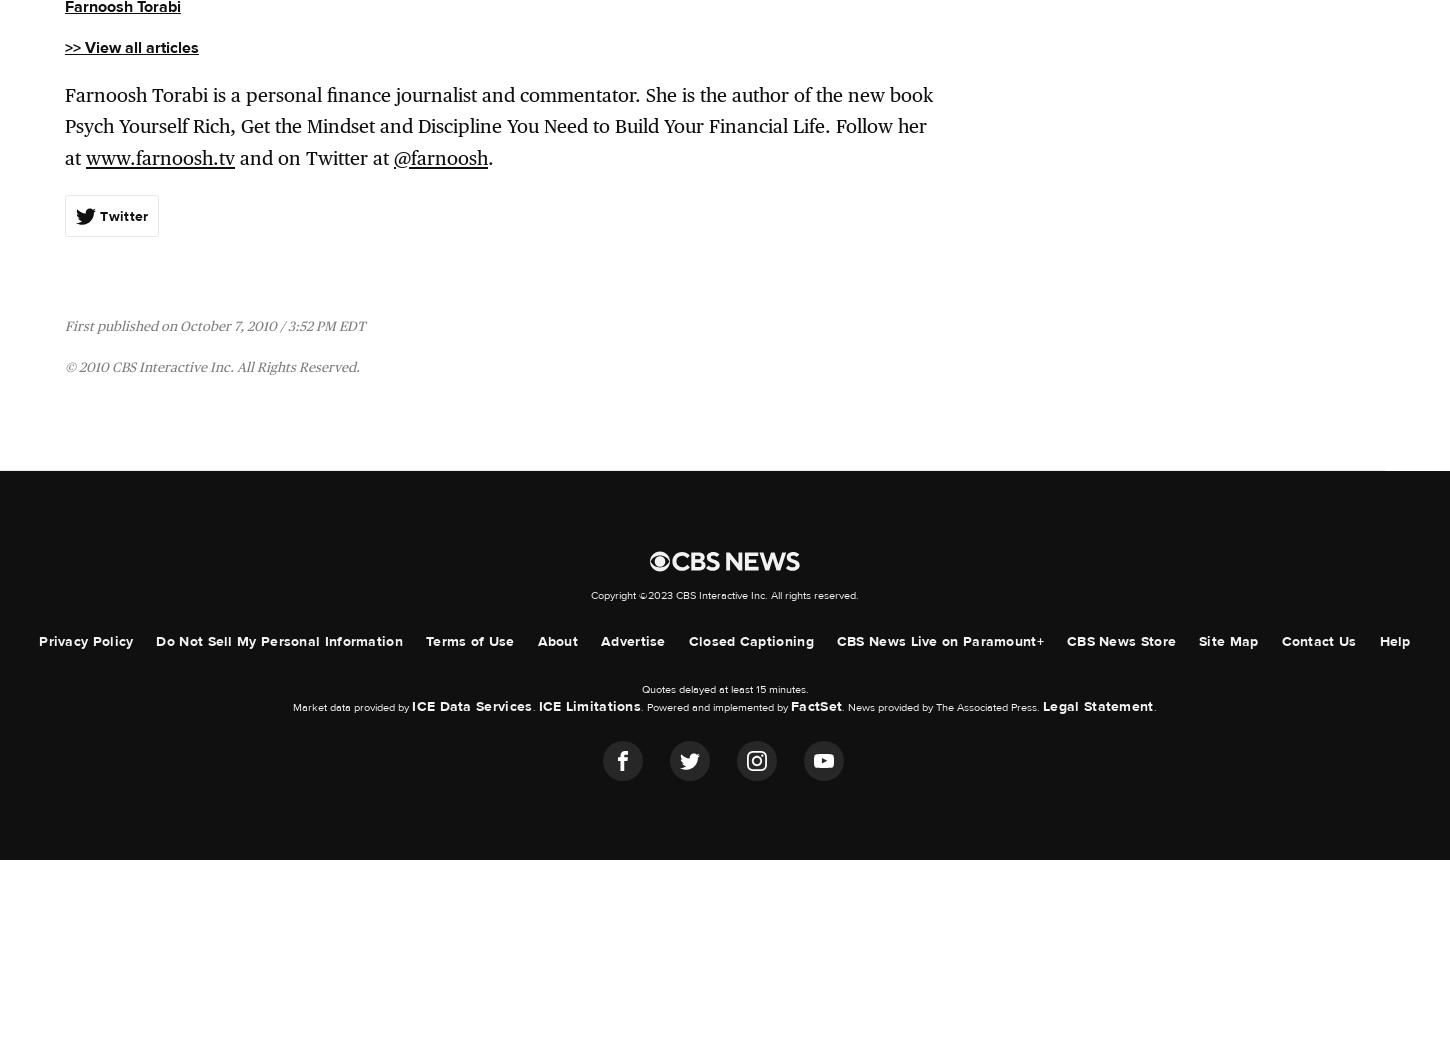 The width and height of the screenshot is (1450, 1058). I want to click on '. Powered and implemented by', so click(715, 706).